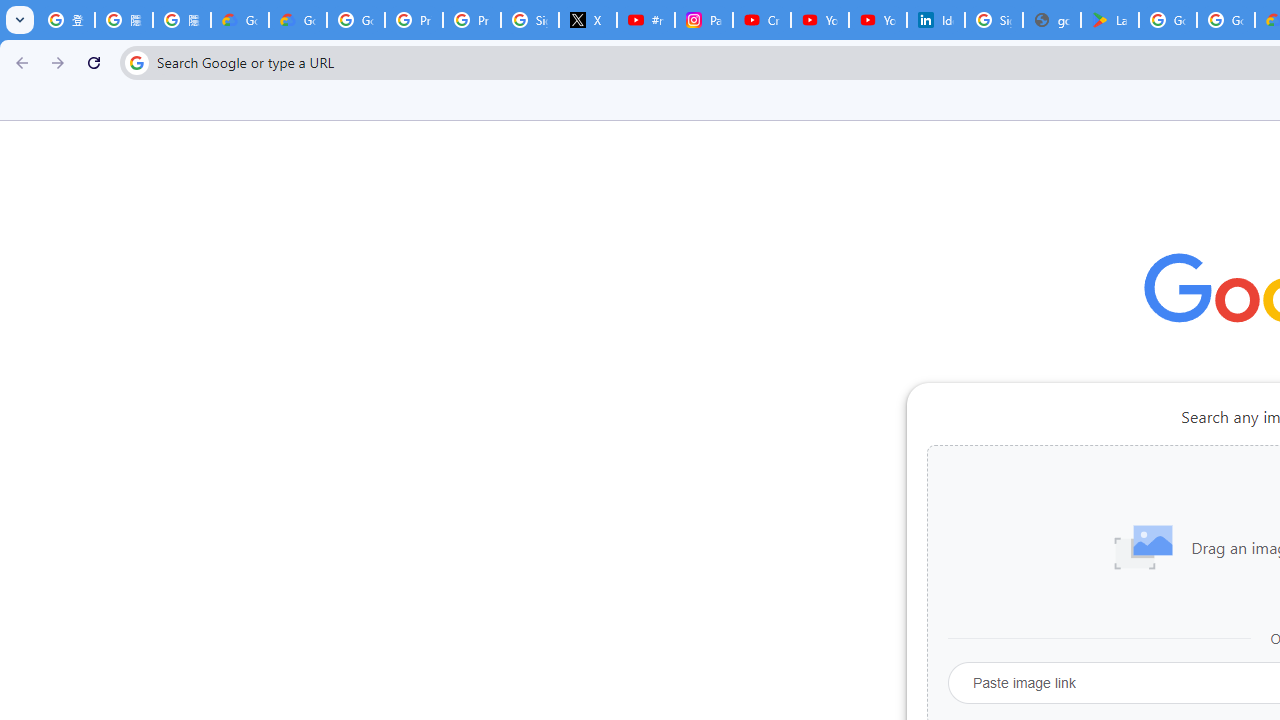 This screenshot has width=1280, height=720. Describe the element at coordinates (878, 20) in the screenshot. I see `'YouTube Culture & Trends - YouTube Top 10, 2021'` at that location.